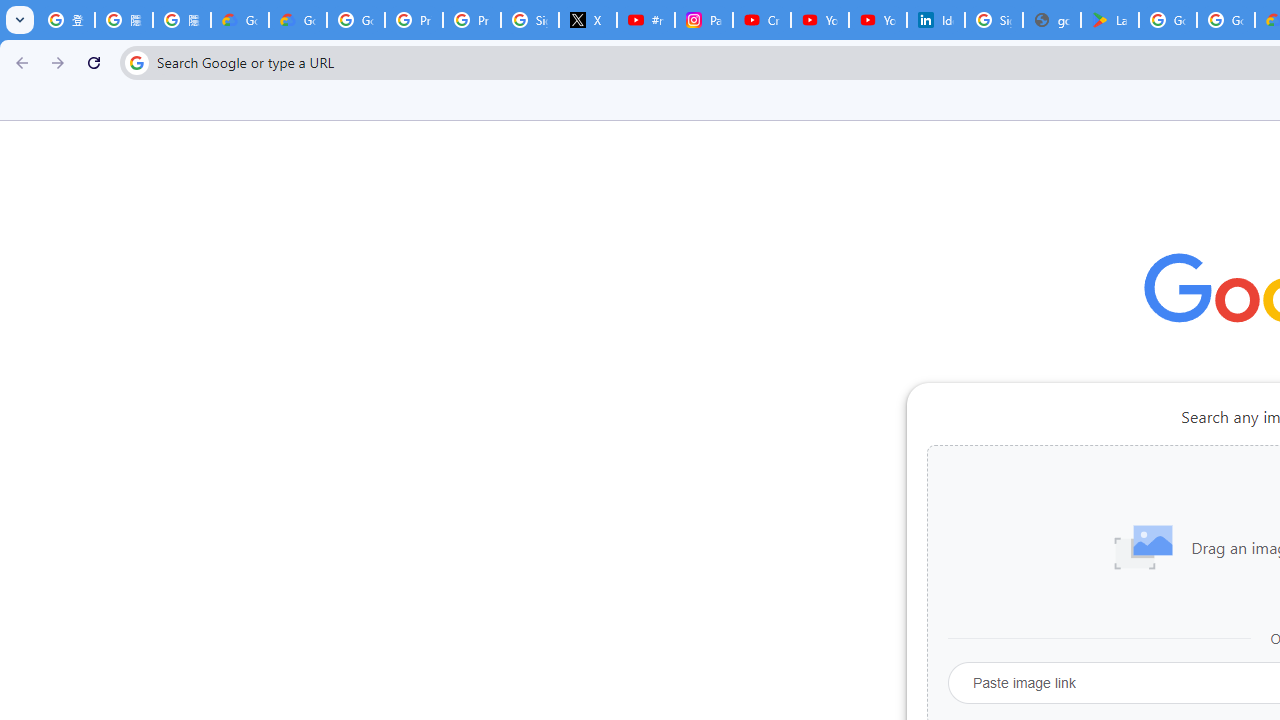 This screenshot has width=1280, height=720. Describe the element at coordinates (878, 20) in the screenshot. I see `'YouTube Culture & Trends - YouTube Top 10, 2021'` at that location.